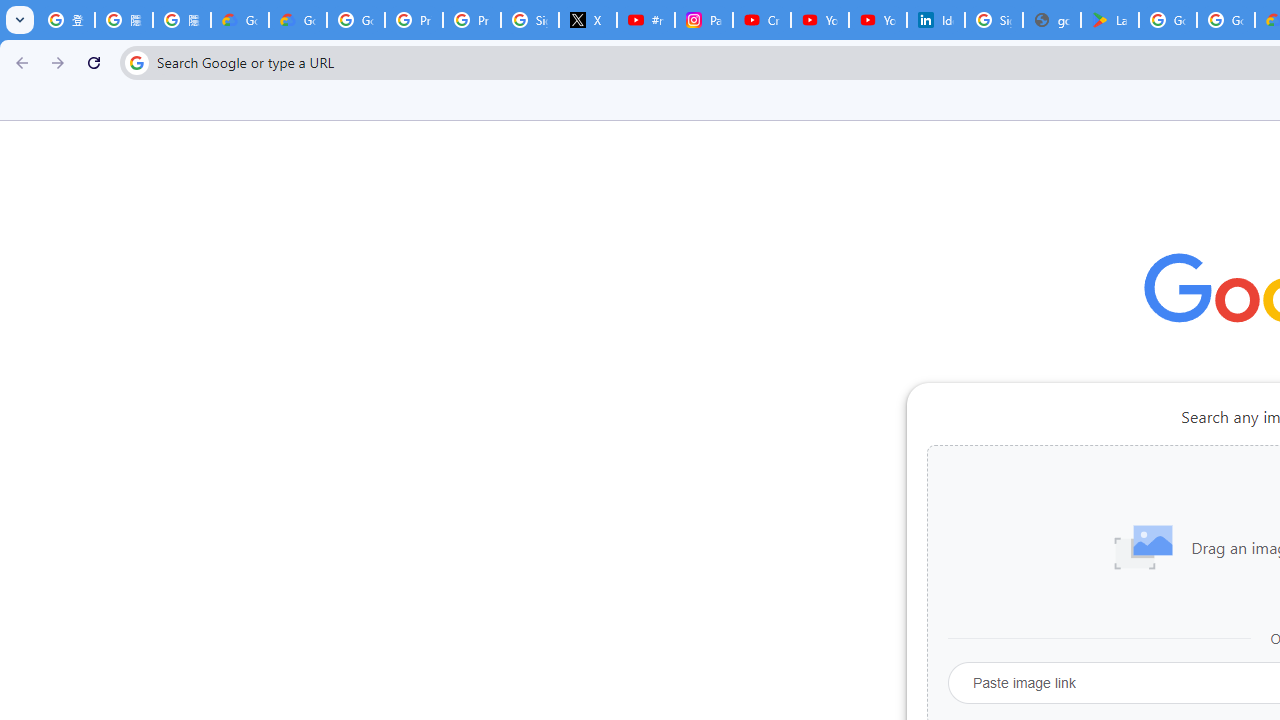 This screenshot has width=1280, height=720. Describe the element at coordinates (878, 20) in the screenshot. I see `'YouTube Culture & Trends - YouTube Top 10, 2021'` at that location.